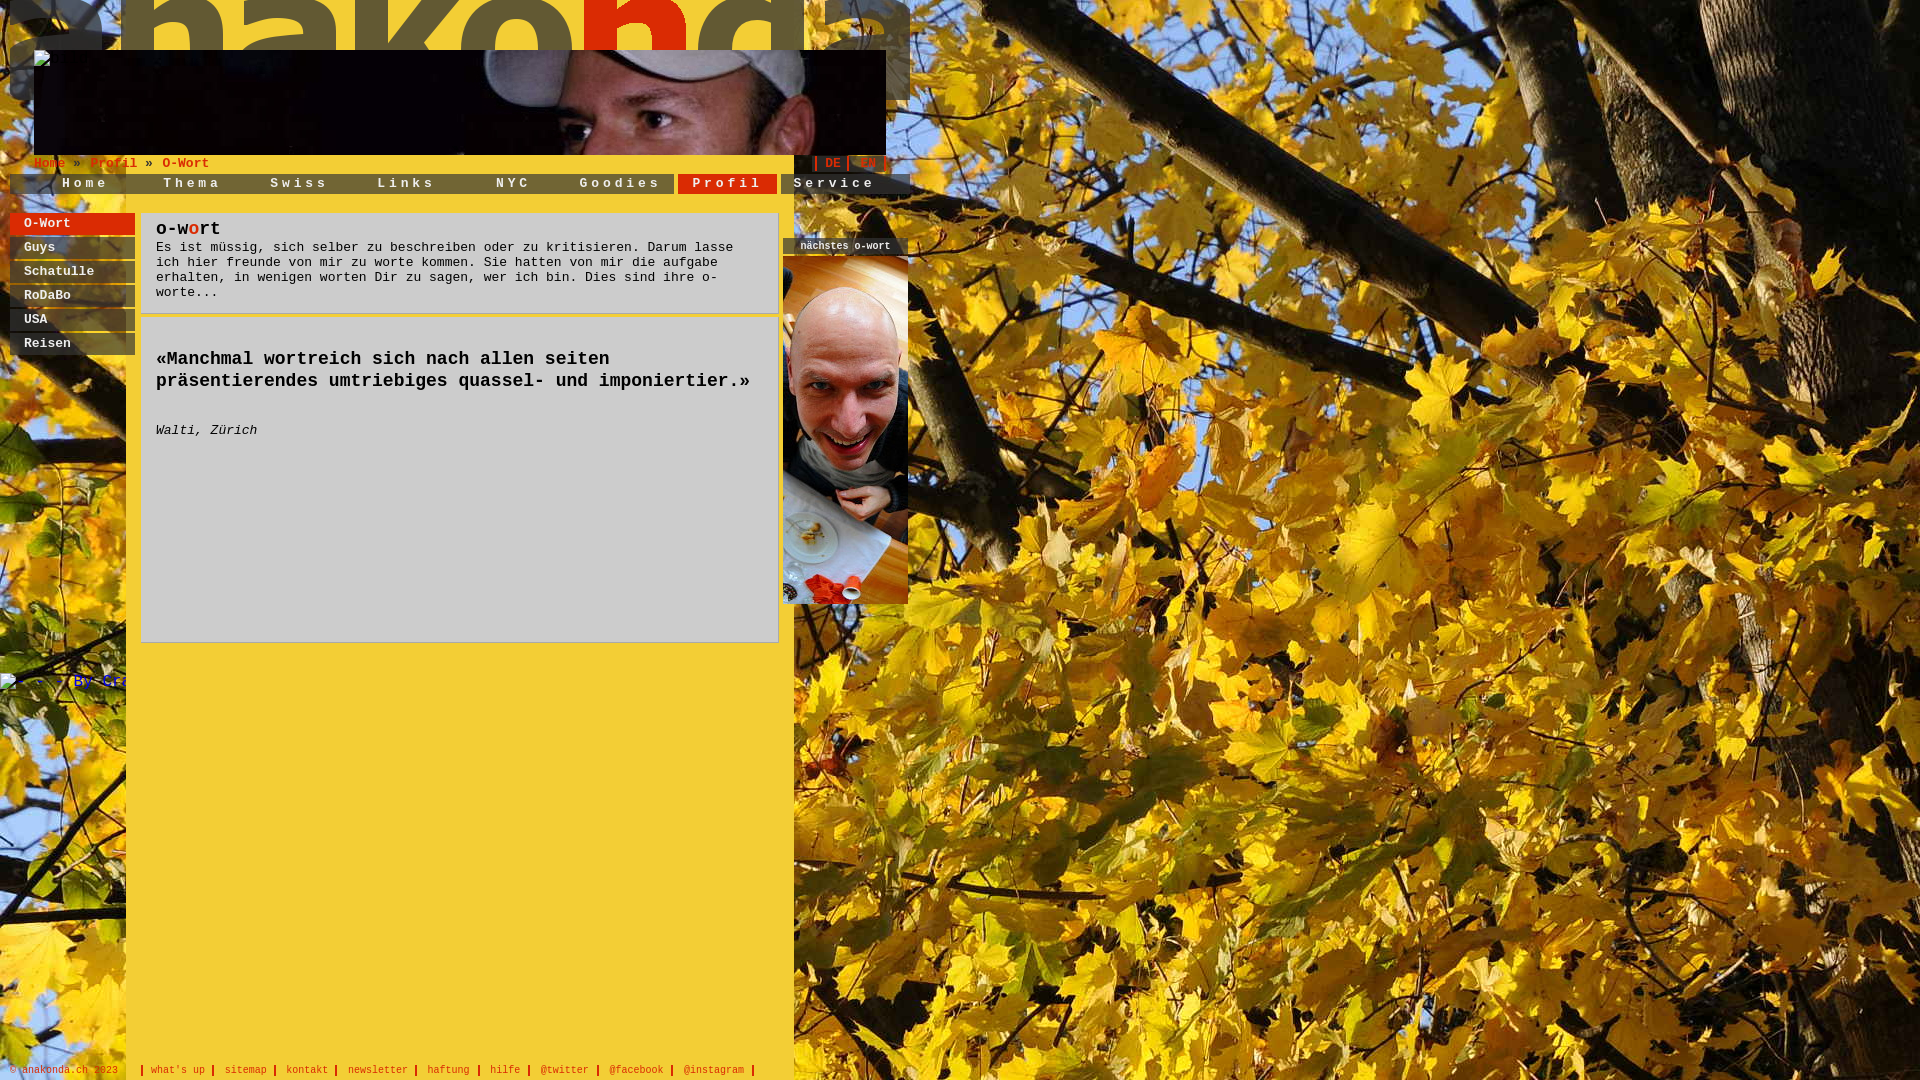  What do you see at coordinates (177, 1069) in the screenshot?
I see `'what's up'` at bounding box center [177, 1069].